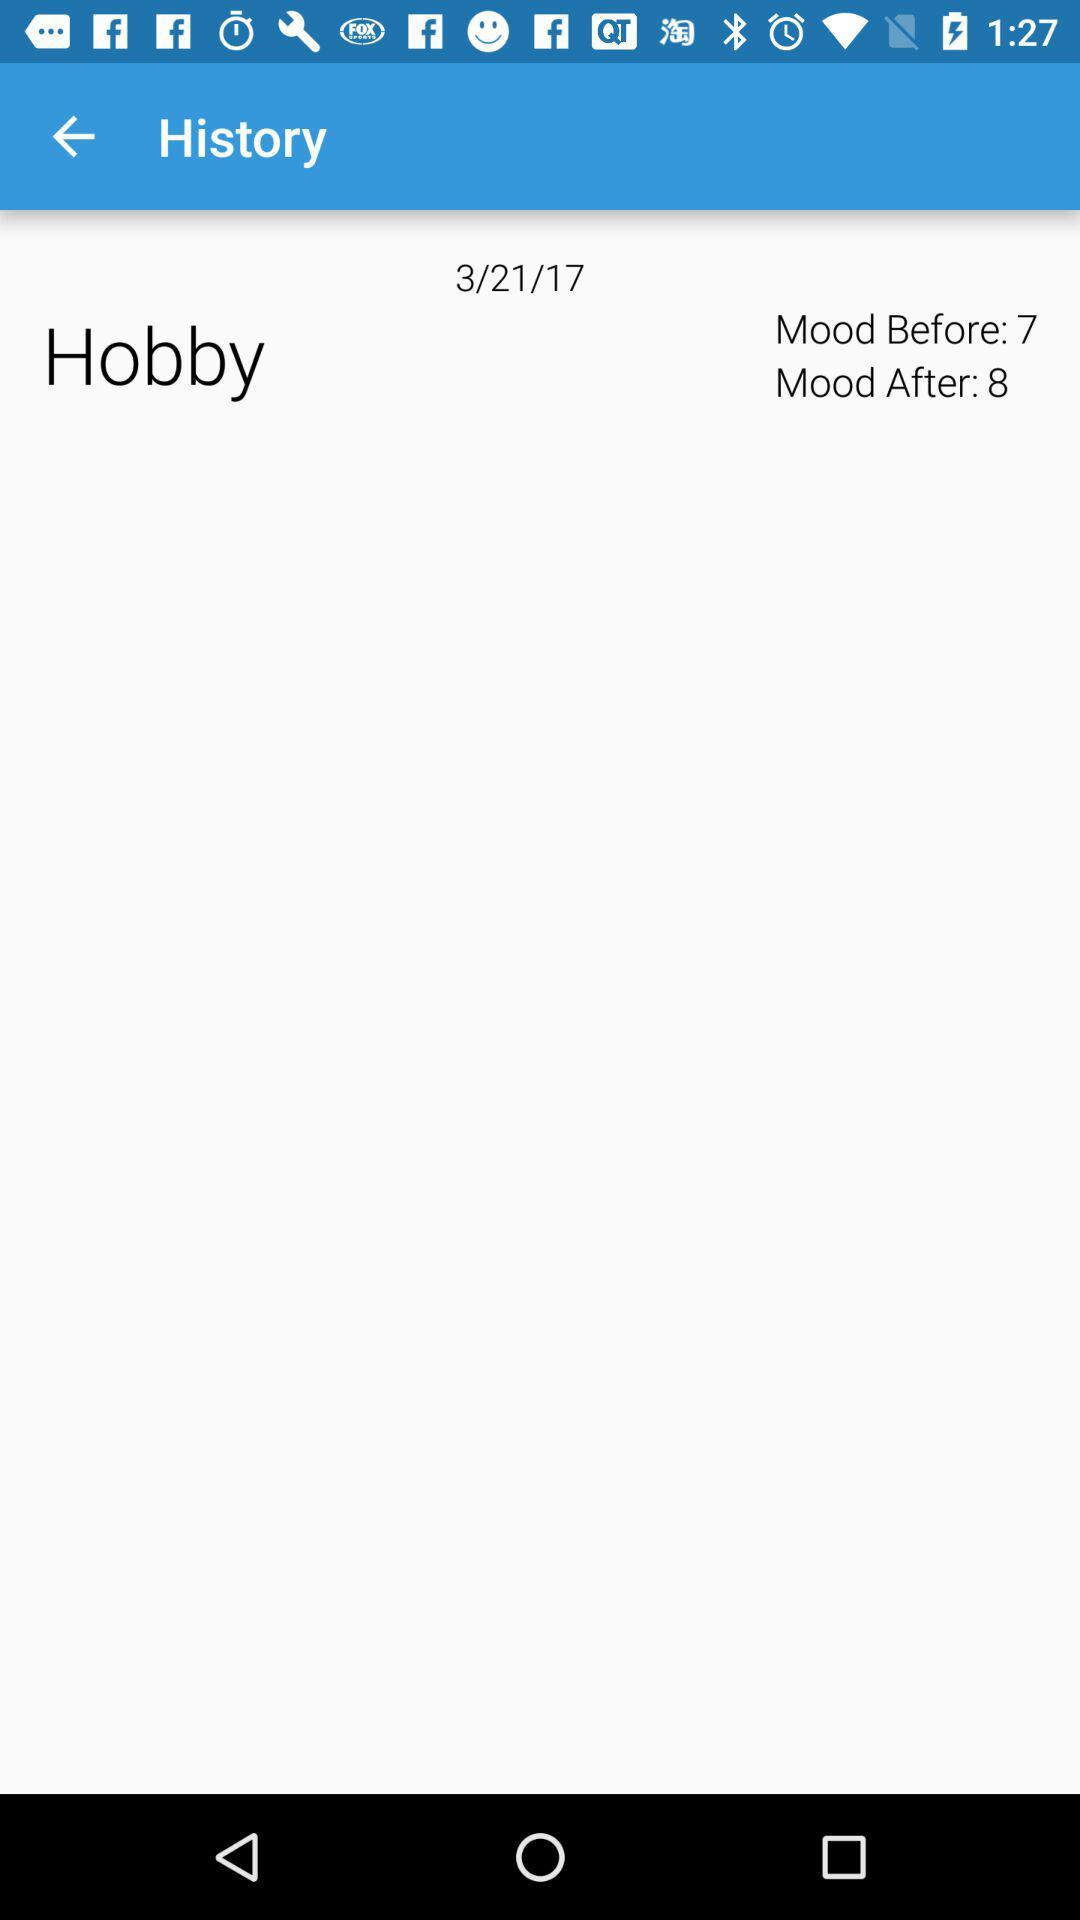  What do you see at coordinates (997, 381) in the screenshot?
I see `the 8` at bounding box center [997, 381].